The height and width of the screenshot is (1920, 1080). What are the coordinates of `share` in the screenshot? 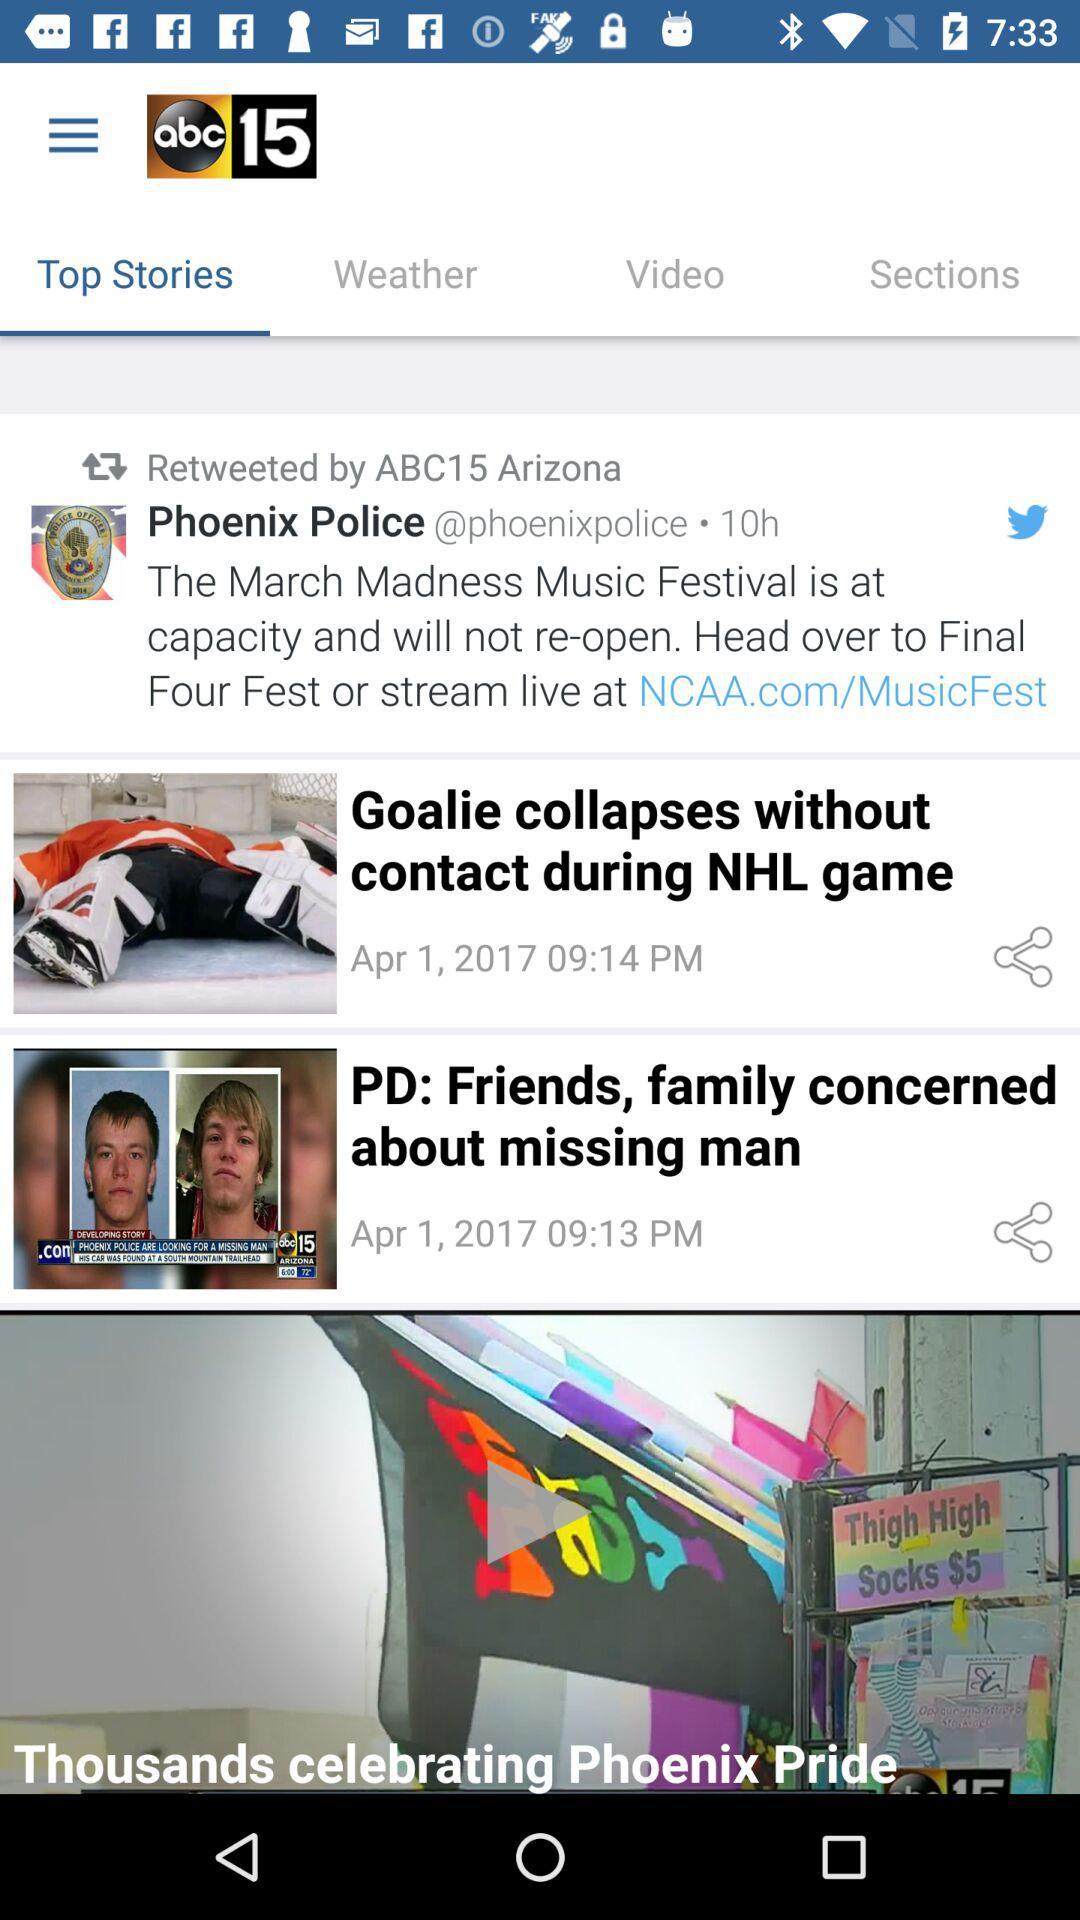 It's located at (1027, 956).